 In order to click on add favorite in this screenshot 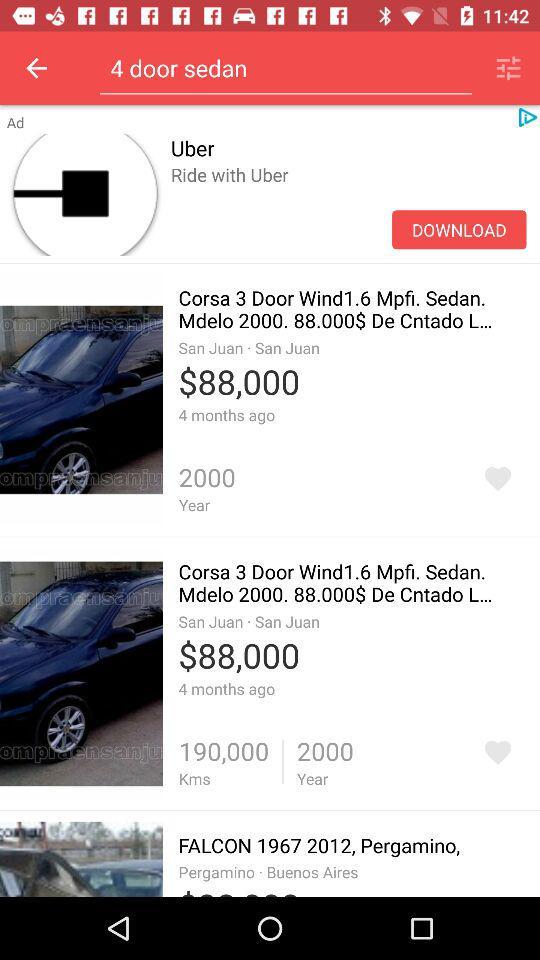, I will do `click(496, 478)`.